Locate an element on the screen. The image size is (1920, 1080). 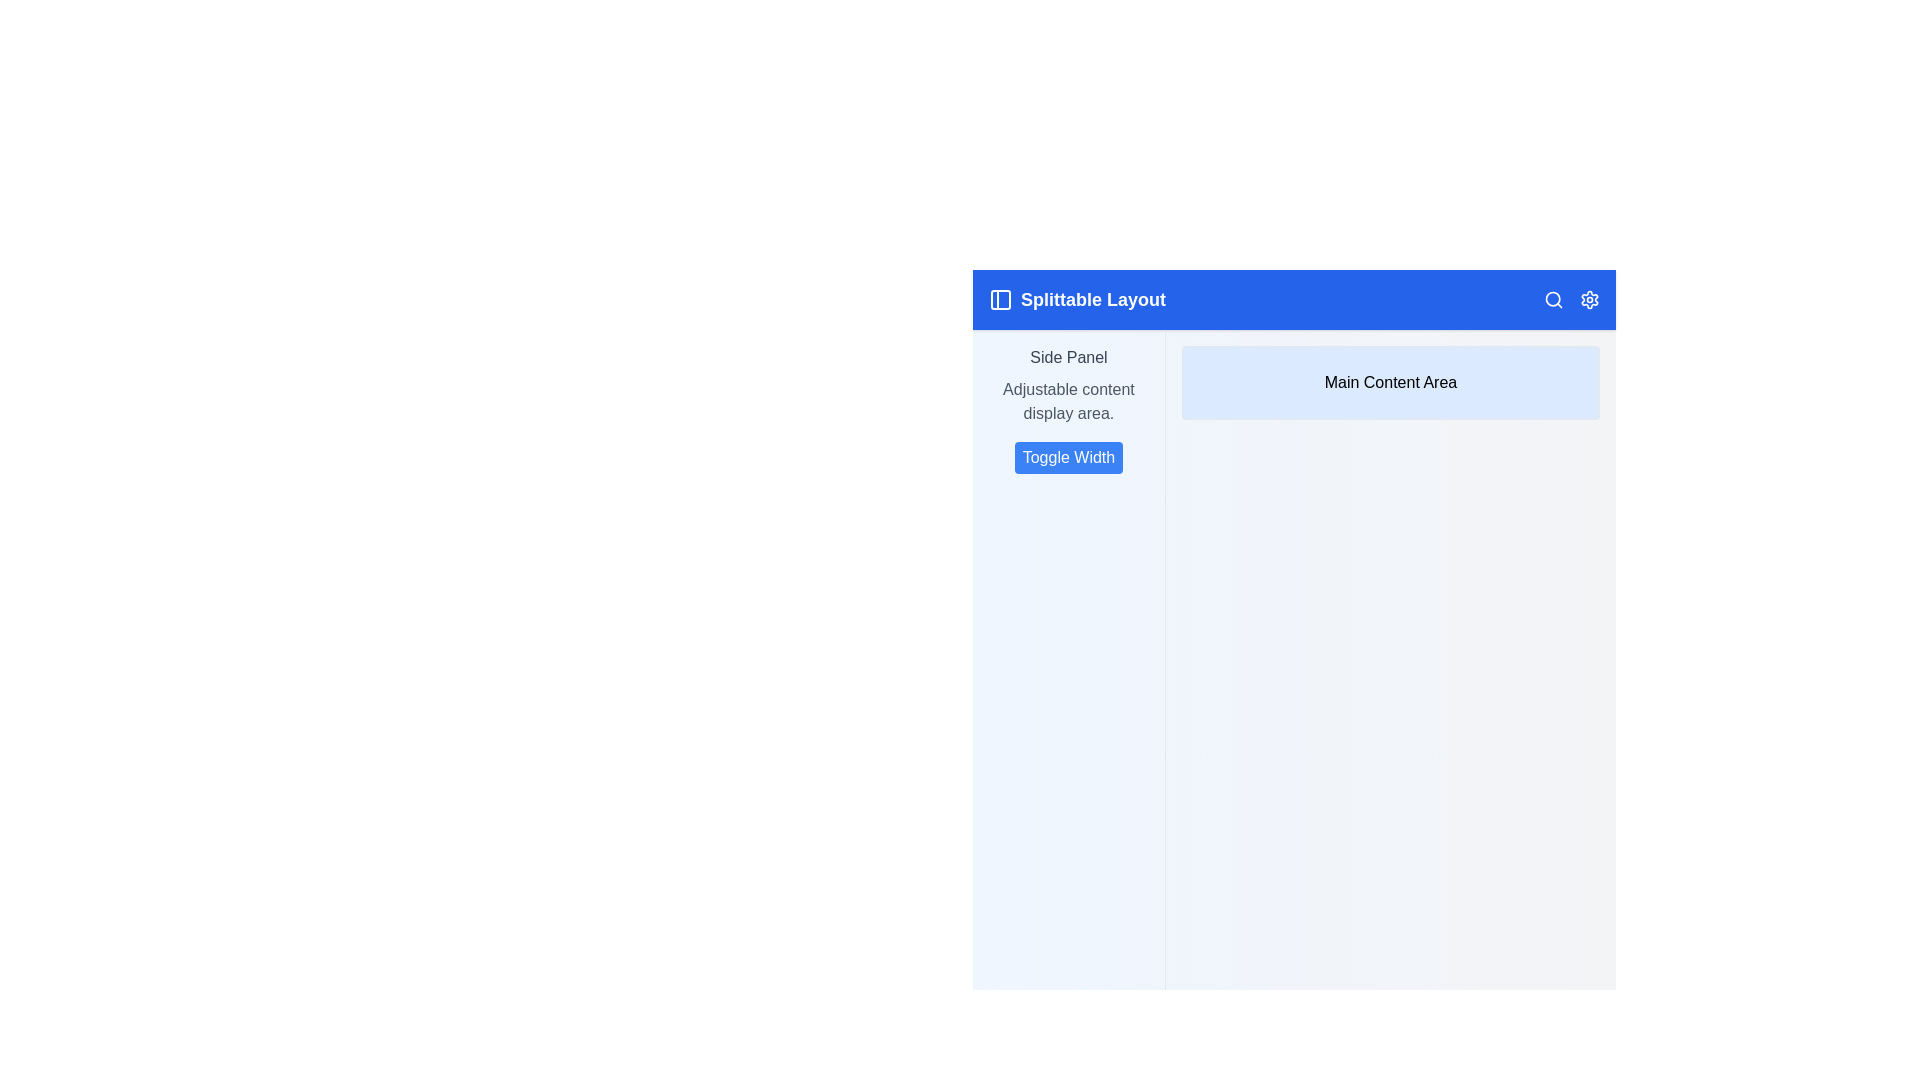
the circular part of the magnifying glass lens located at the top-right corner of the header bar is located at coordinates (1552, 299).